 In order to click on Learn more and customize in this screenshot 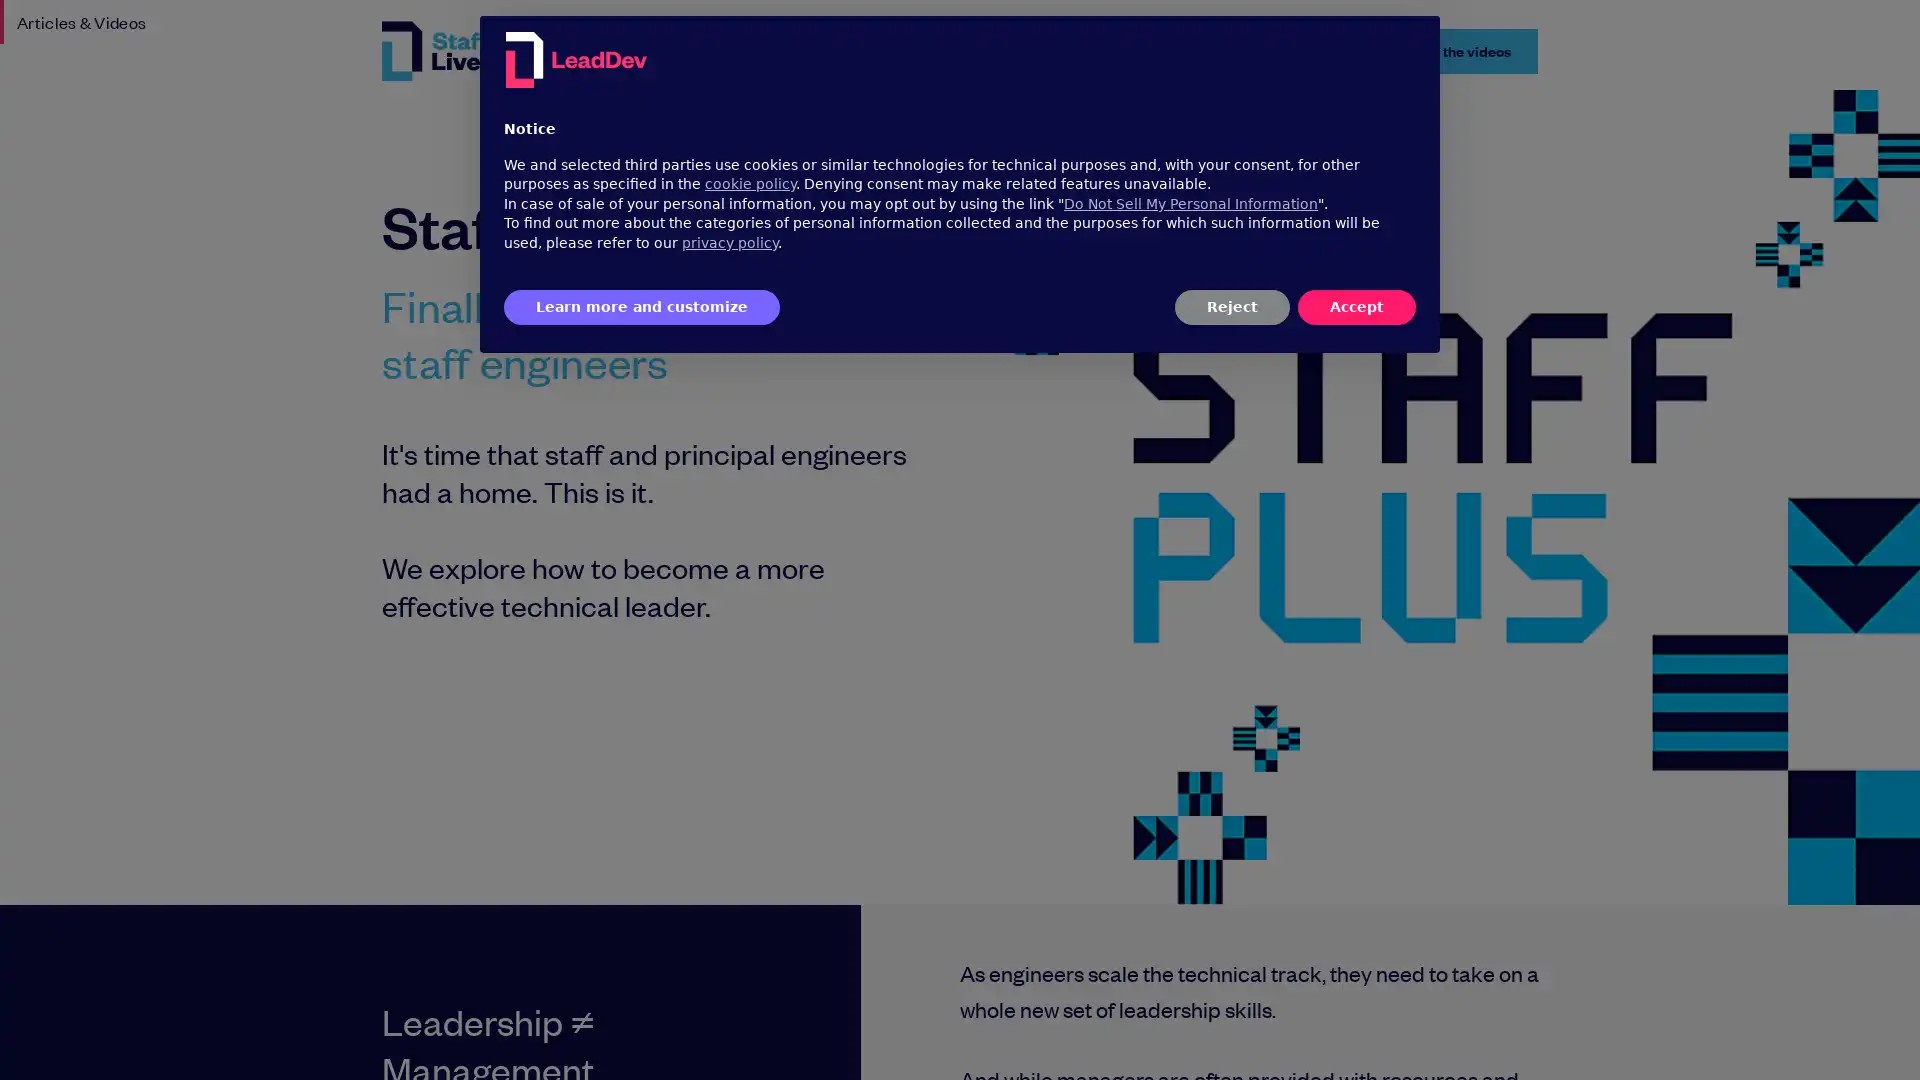, I will do `click(642, 307)`.